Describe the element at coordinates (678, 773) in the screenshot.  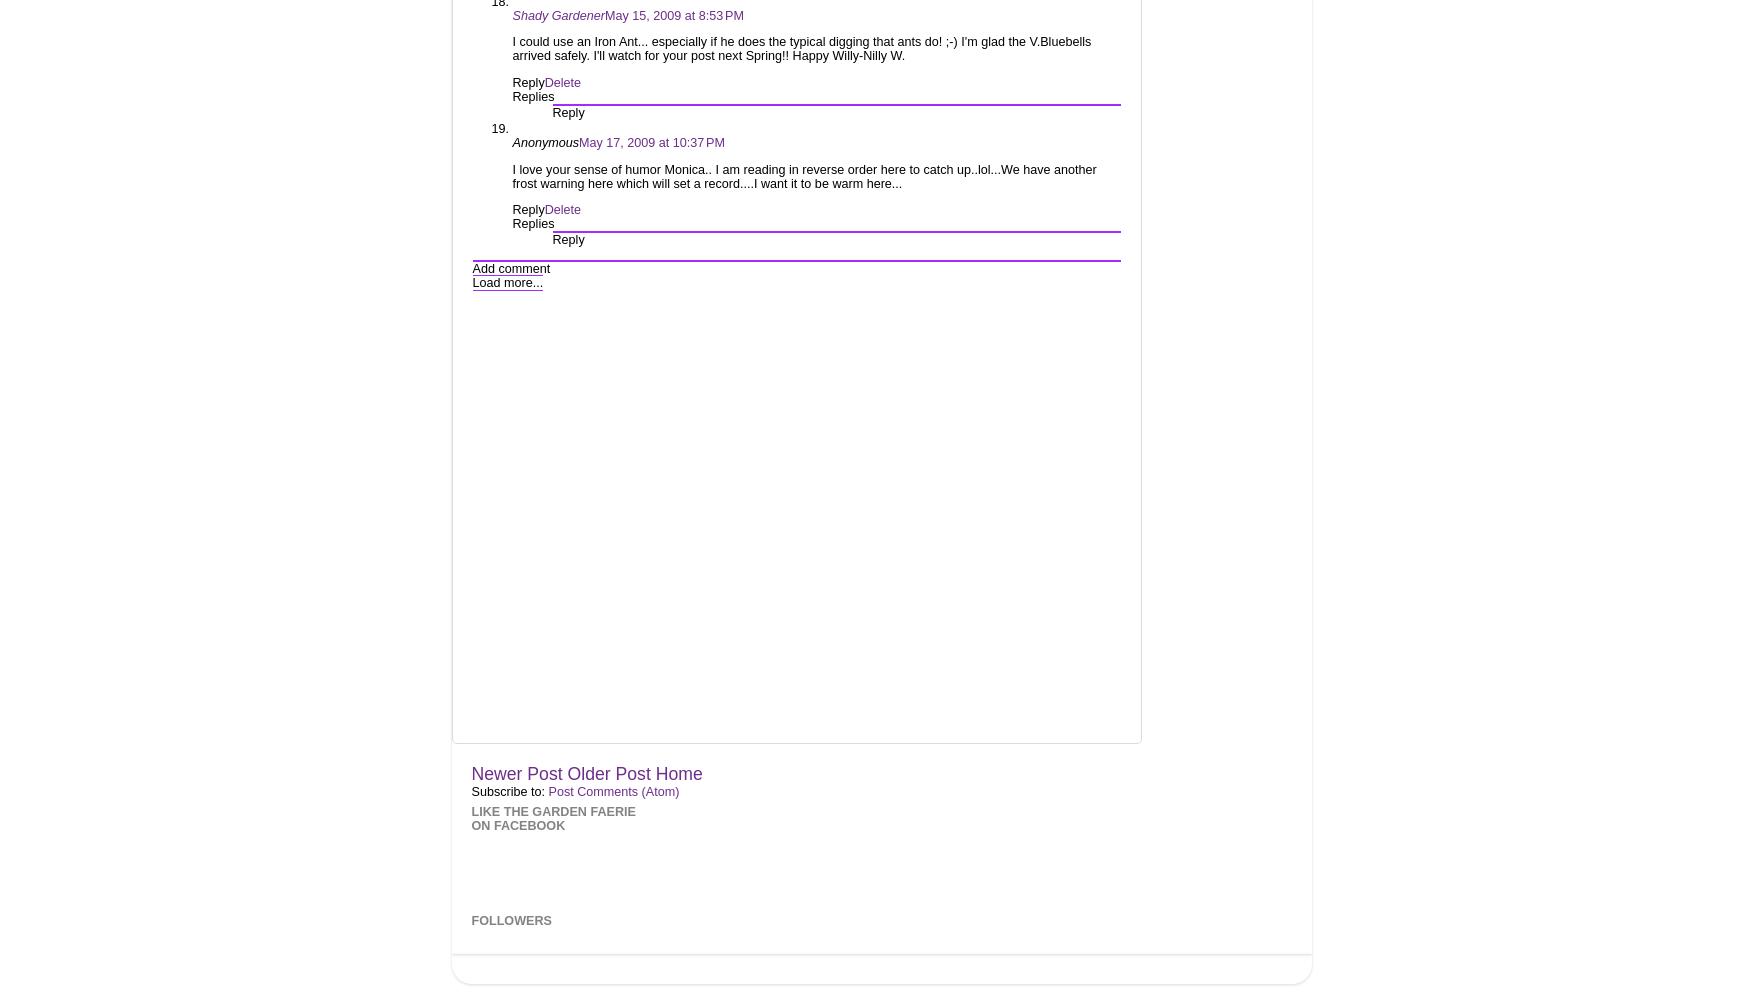
I see `'Home'` at that location.